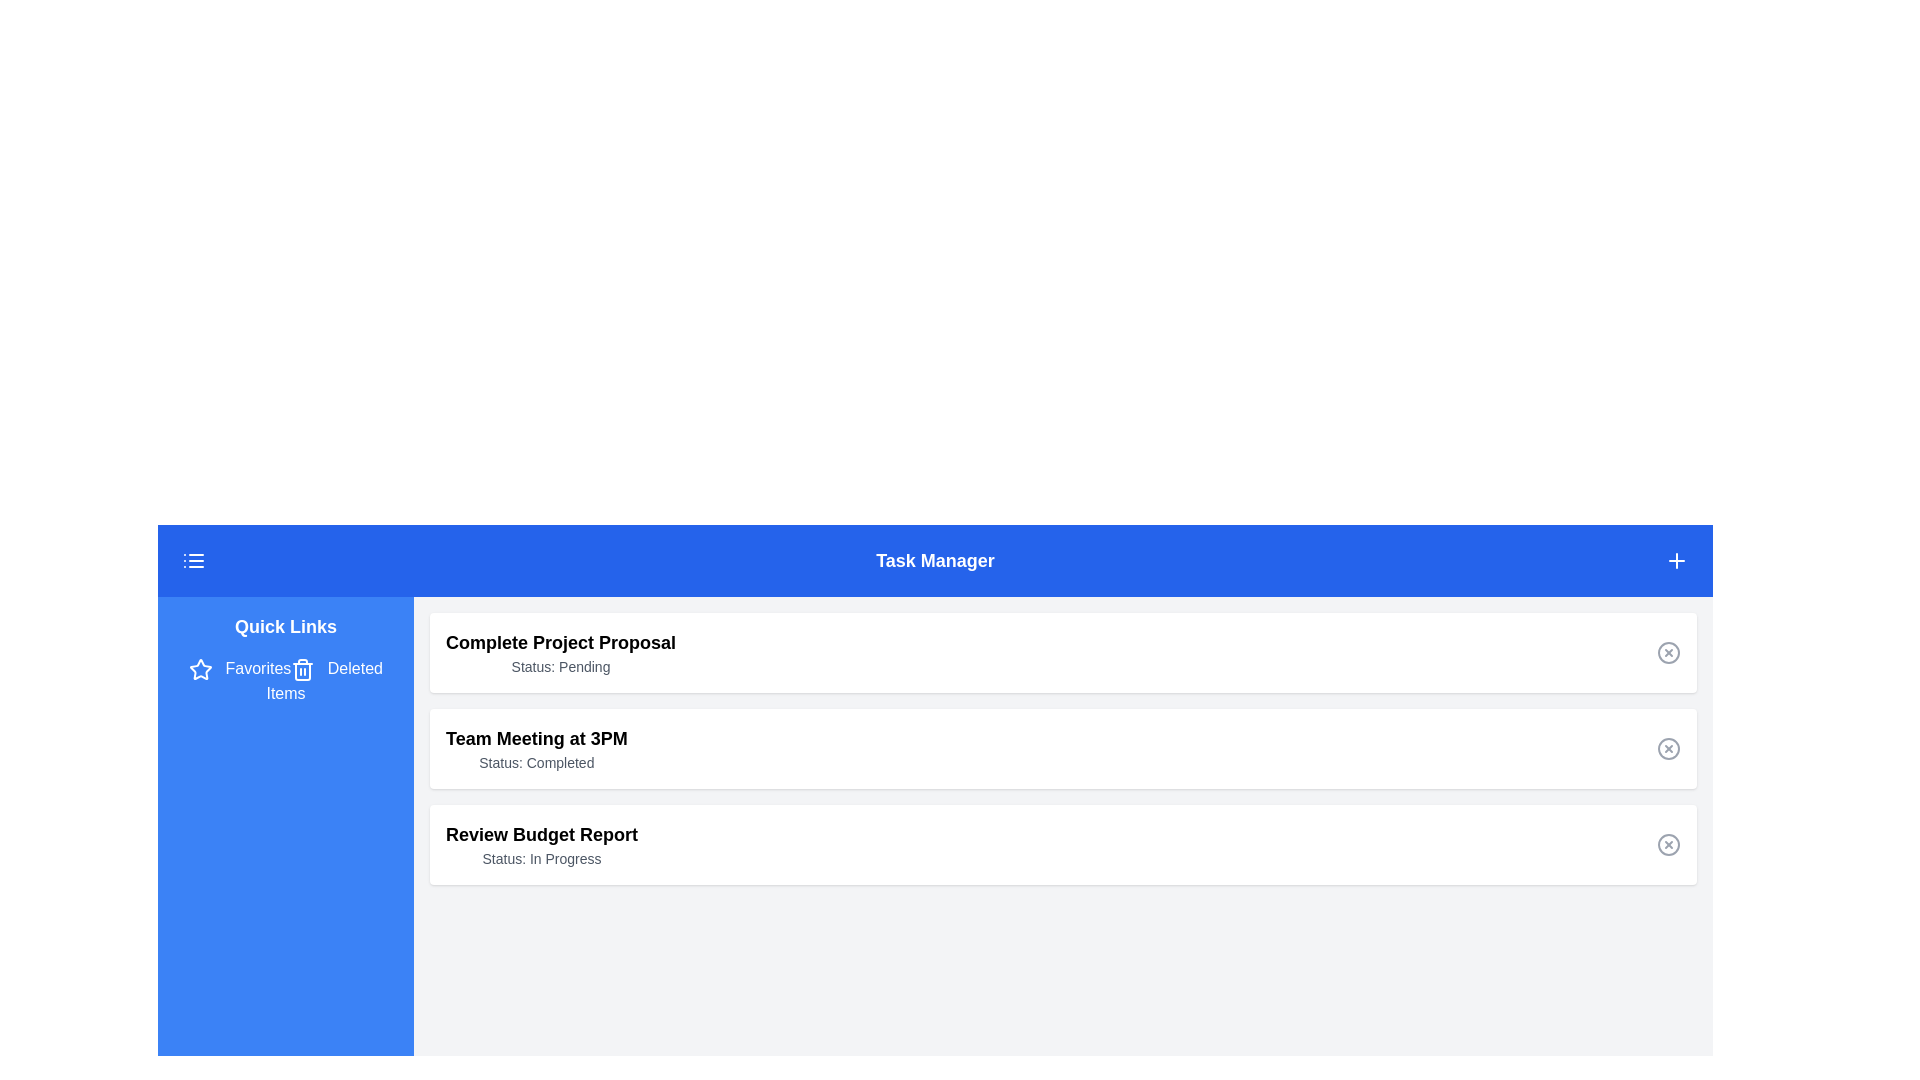 Image resolution: width=1920 pixels, height=1080 pixels. What do you see at coordinates (1669, 748) in the screenshot?
I see `the SVG Circle Element of the Delete icon for the third list item in the task manager interface, located to the right of the 'Review Budget Report' task` at bounding box center [1669, 748].